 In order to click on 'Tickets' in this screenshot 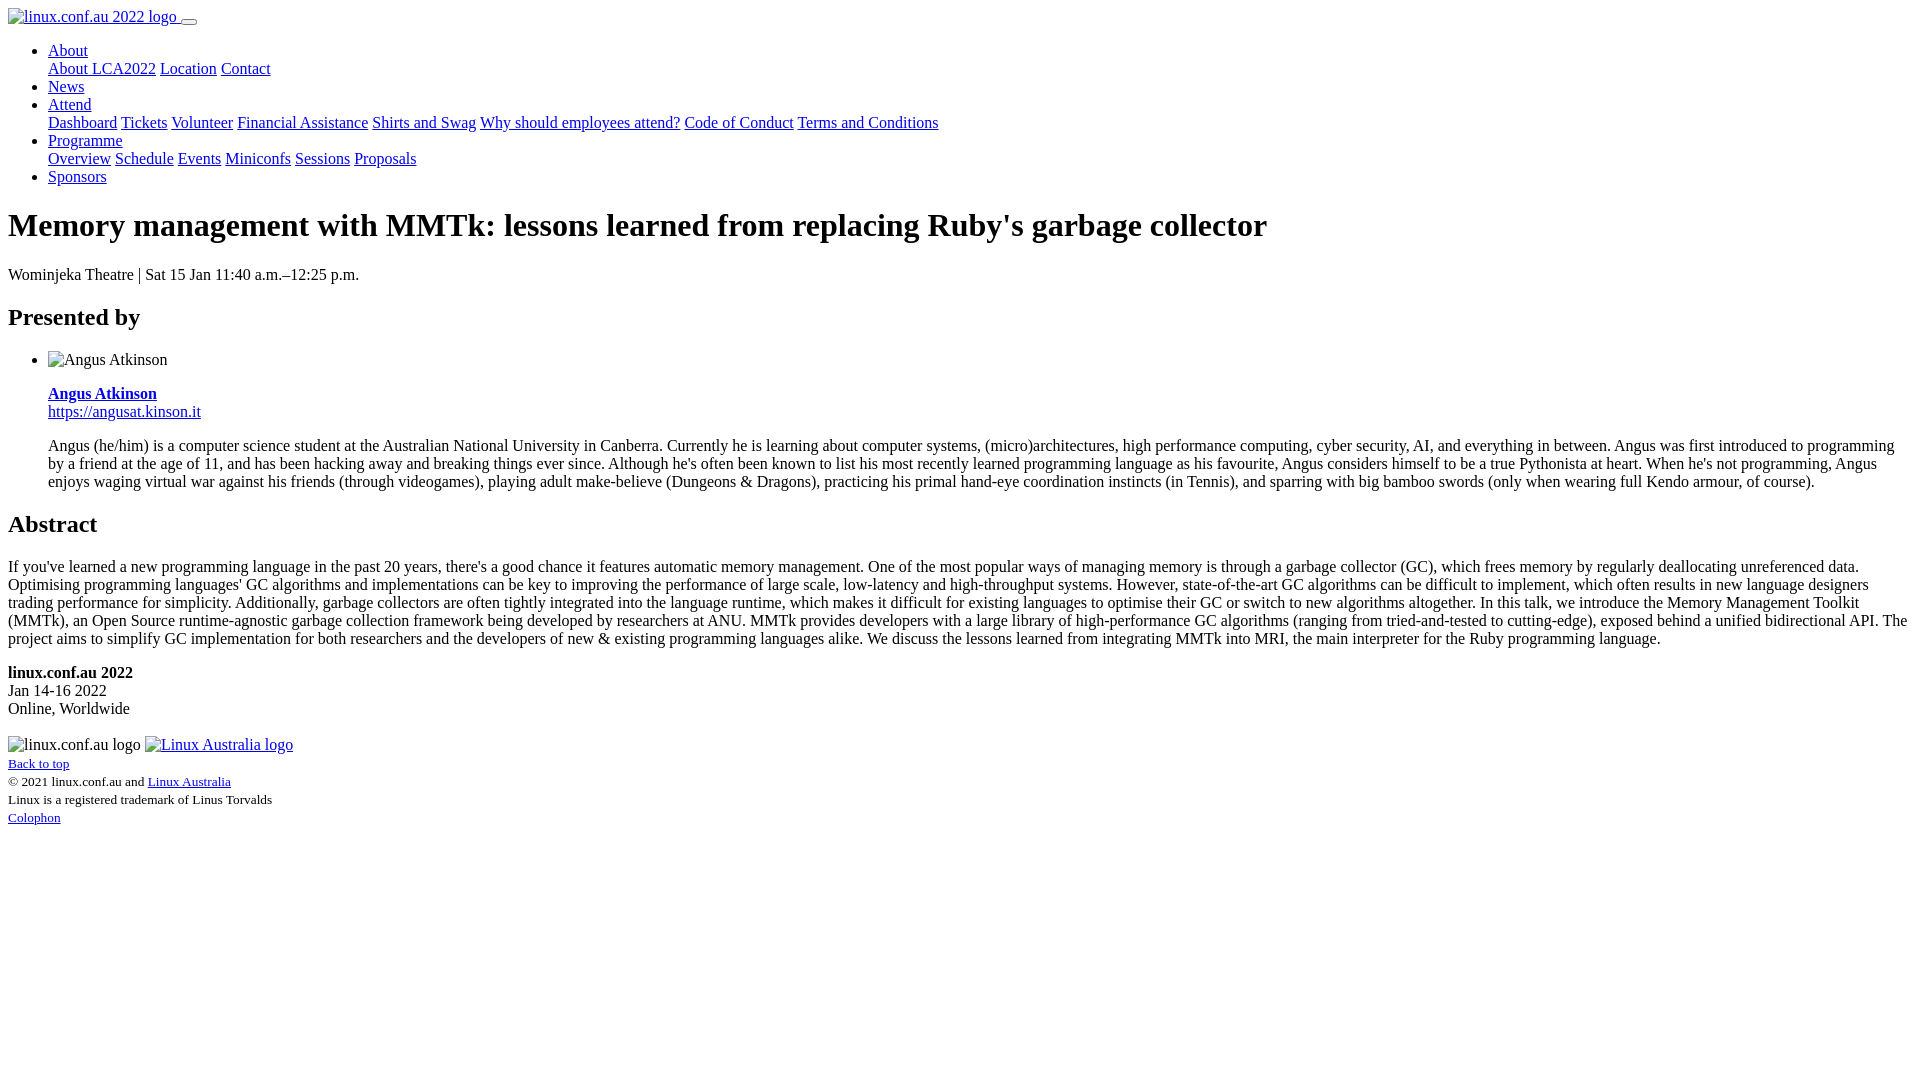, I will do `click(143, 122)`.